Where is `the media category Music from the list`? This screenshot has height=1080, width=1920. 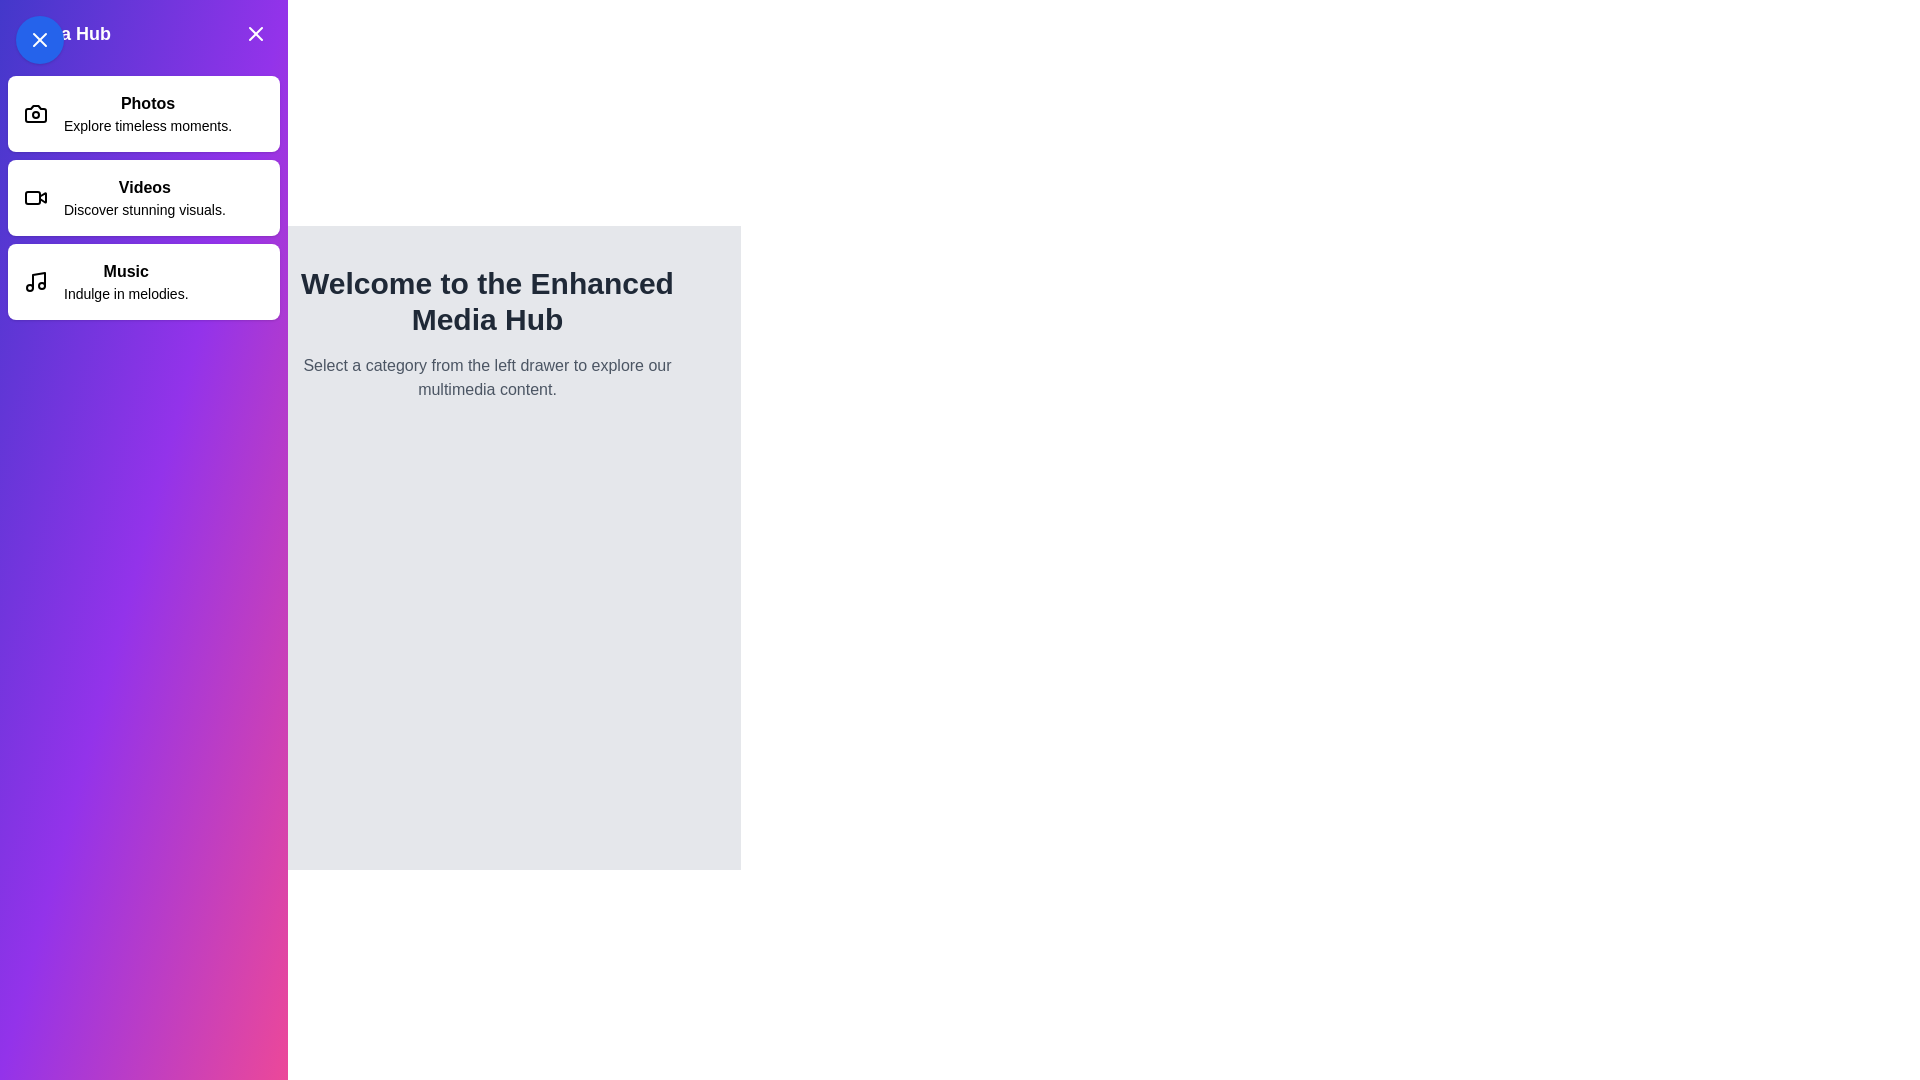 the media category Music from the list is located at coordinates (143, 281).